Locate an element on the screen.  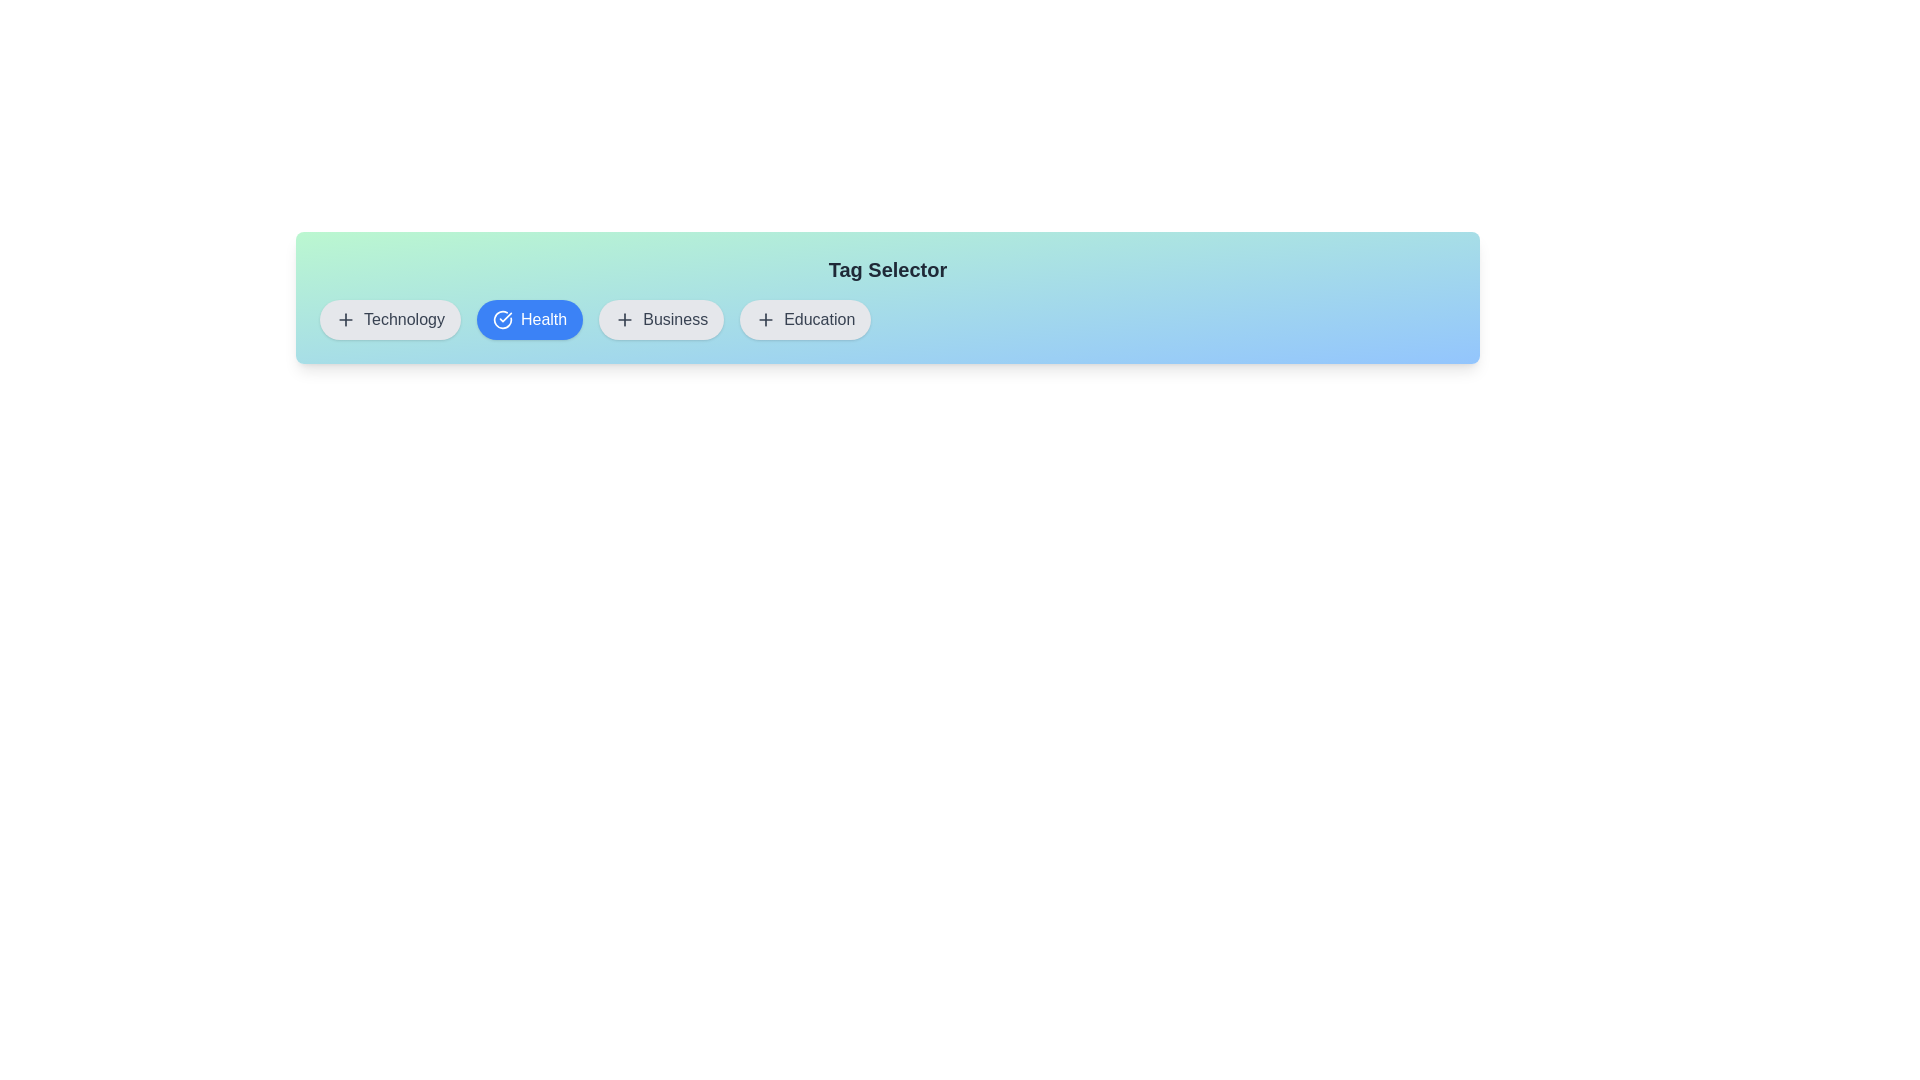
the tag Health by clicking on it is located at coordinates (529, 319).